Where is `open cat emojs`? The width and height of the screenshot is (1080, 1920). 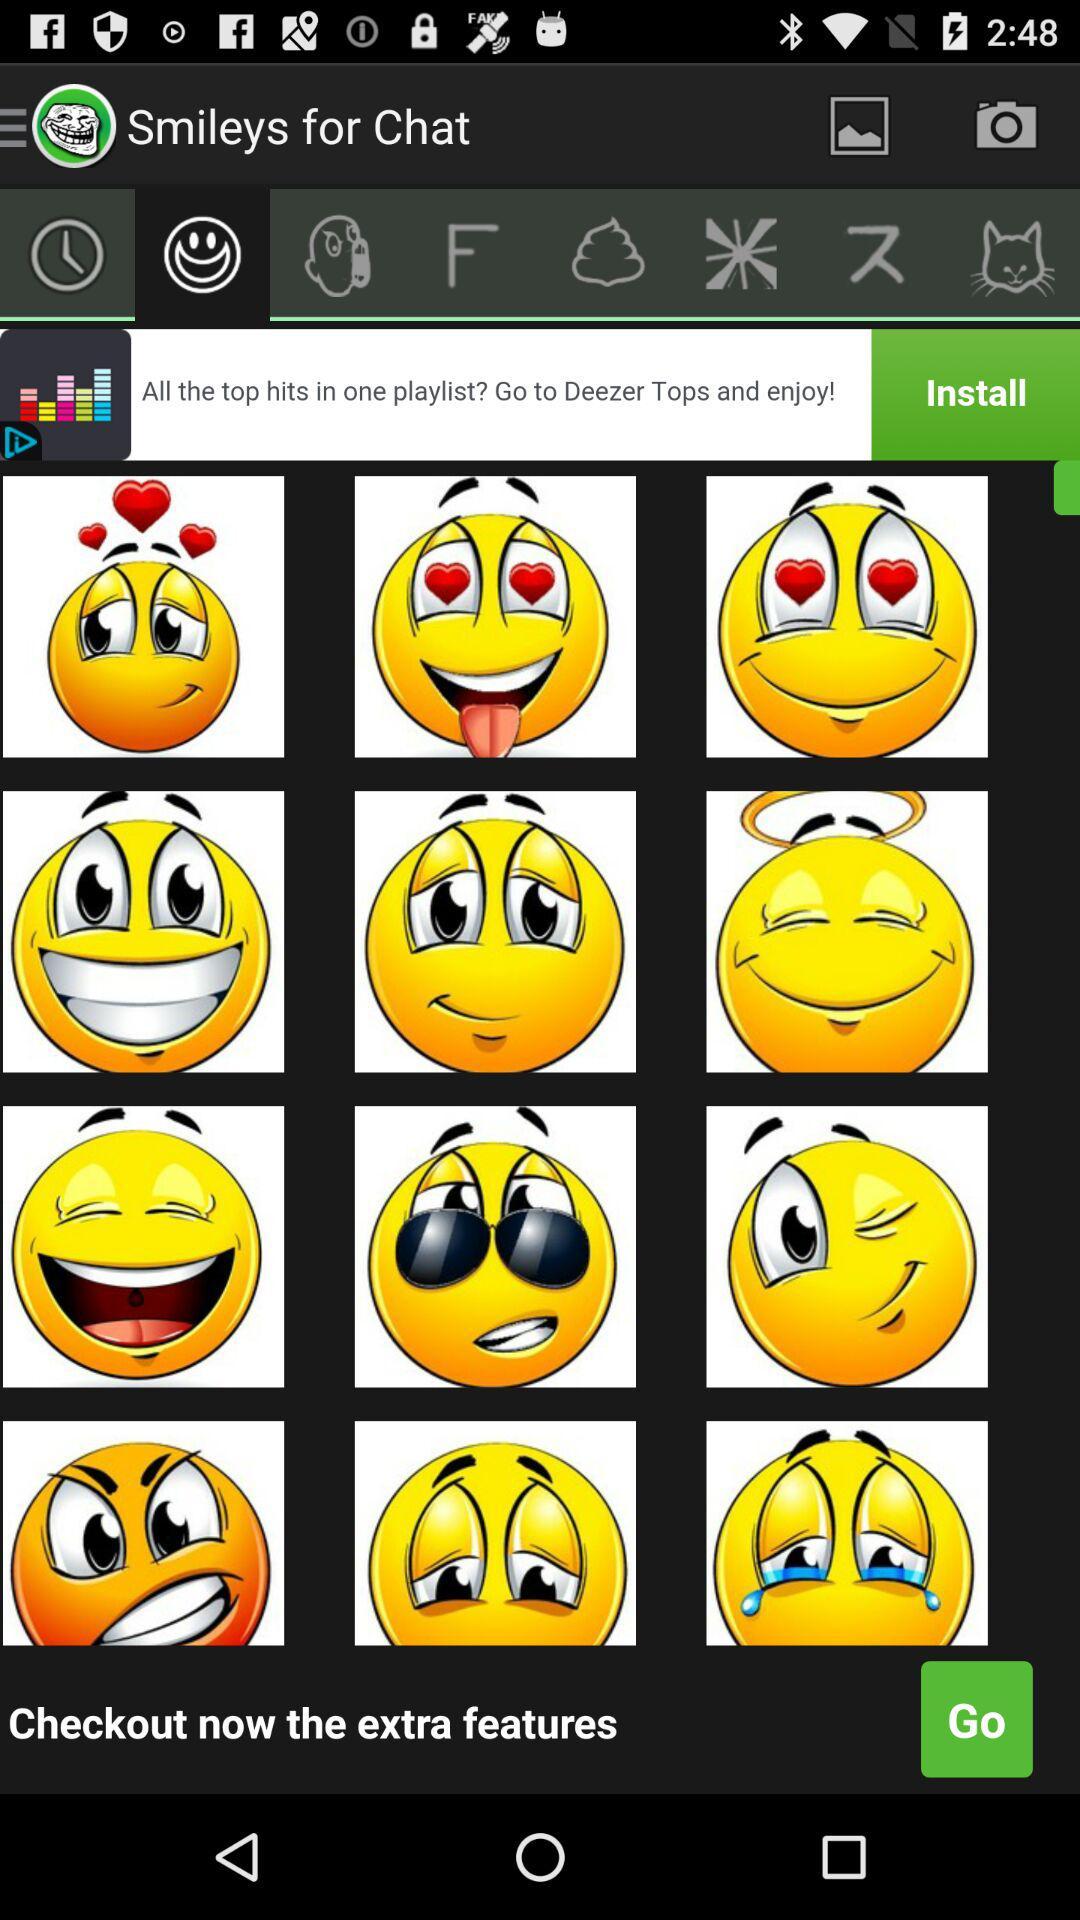
open cat emojs is located at coordinates (1012, 253).